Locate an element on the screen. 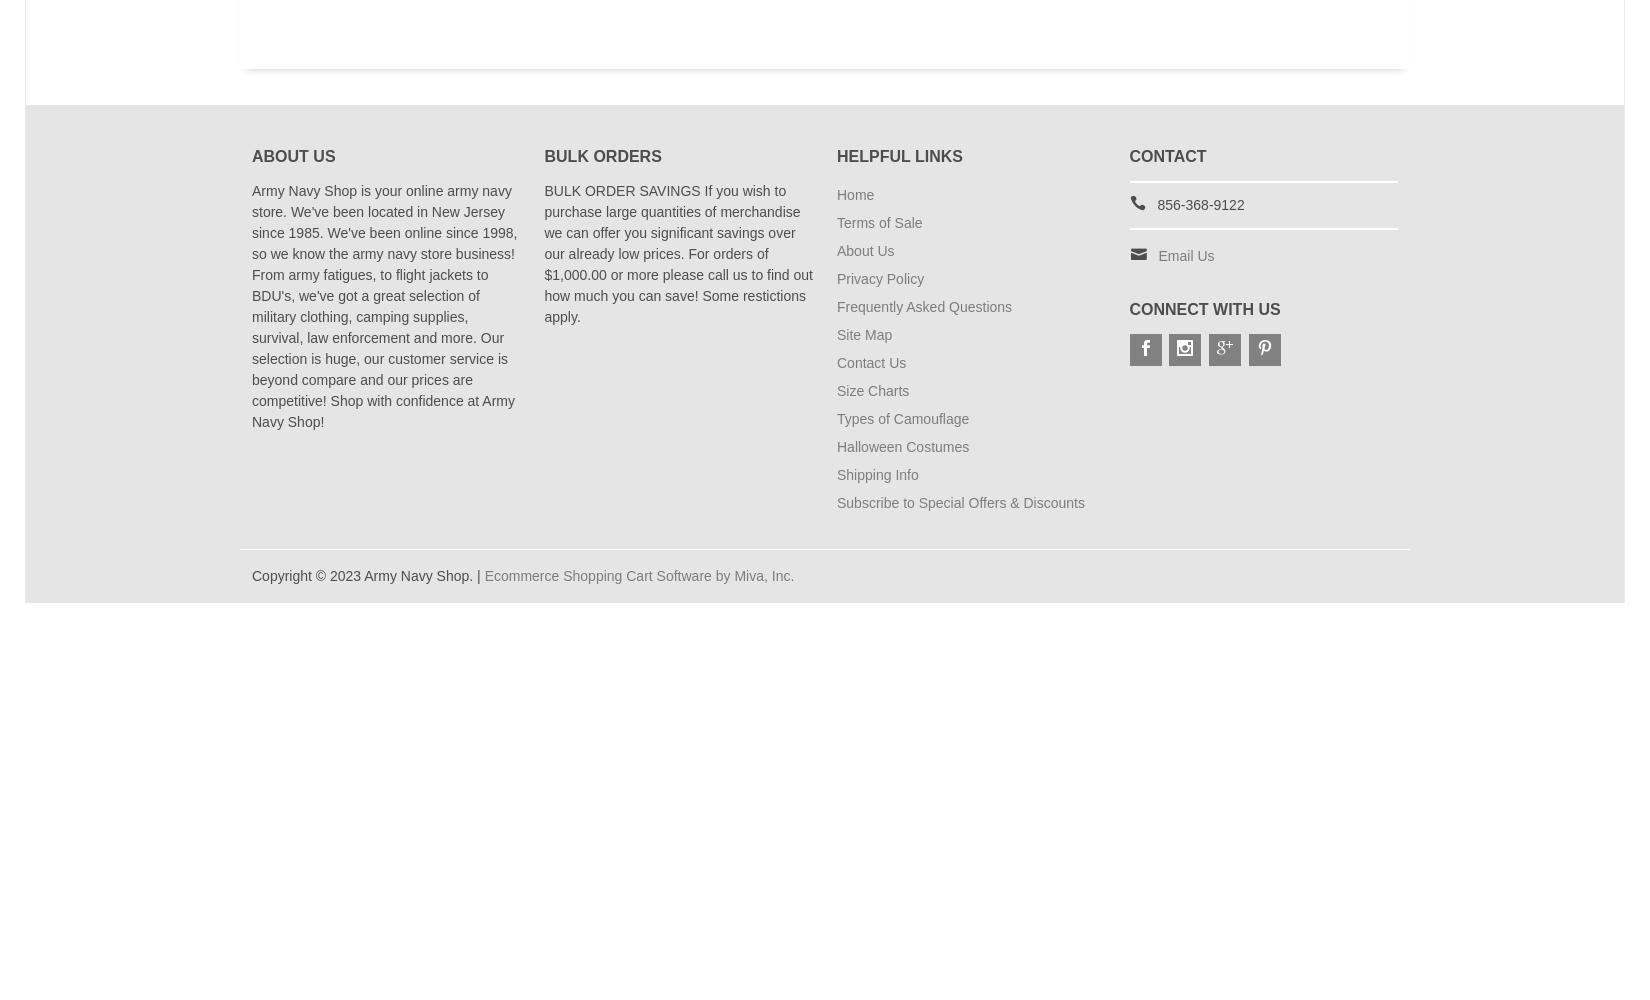 Image resolution: width=1650 pixels, height=1000 pixels. 'Size Charts' is located at coordinates (873, 390).